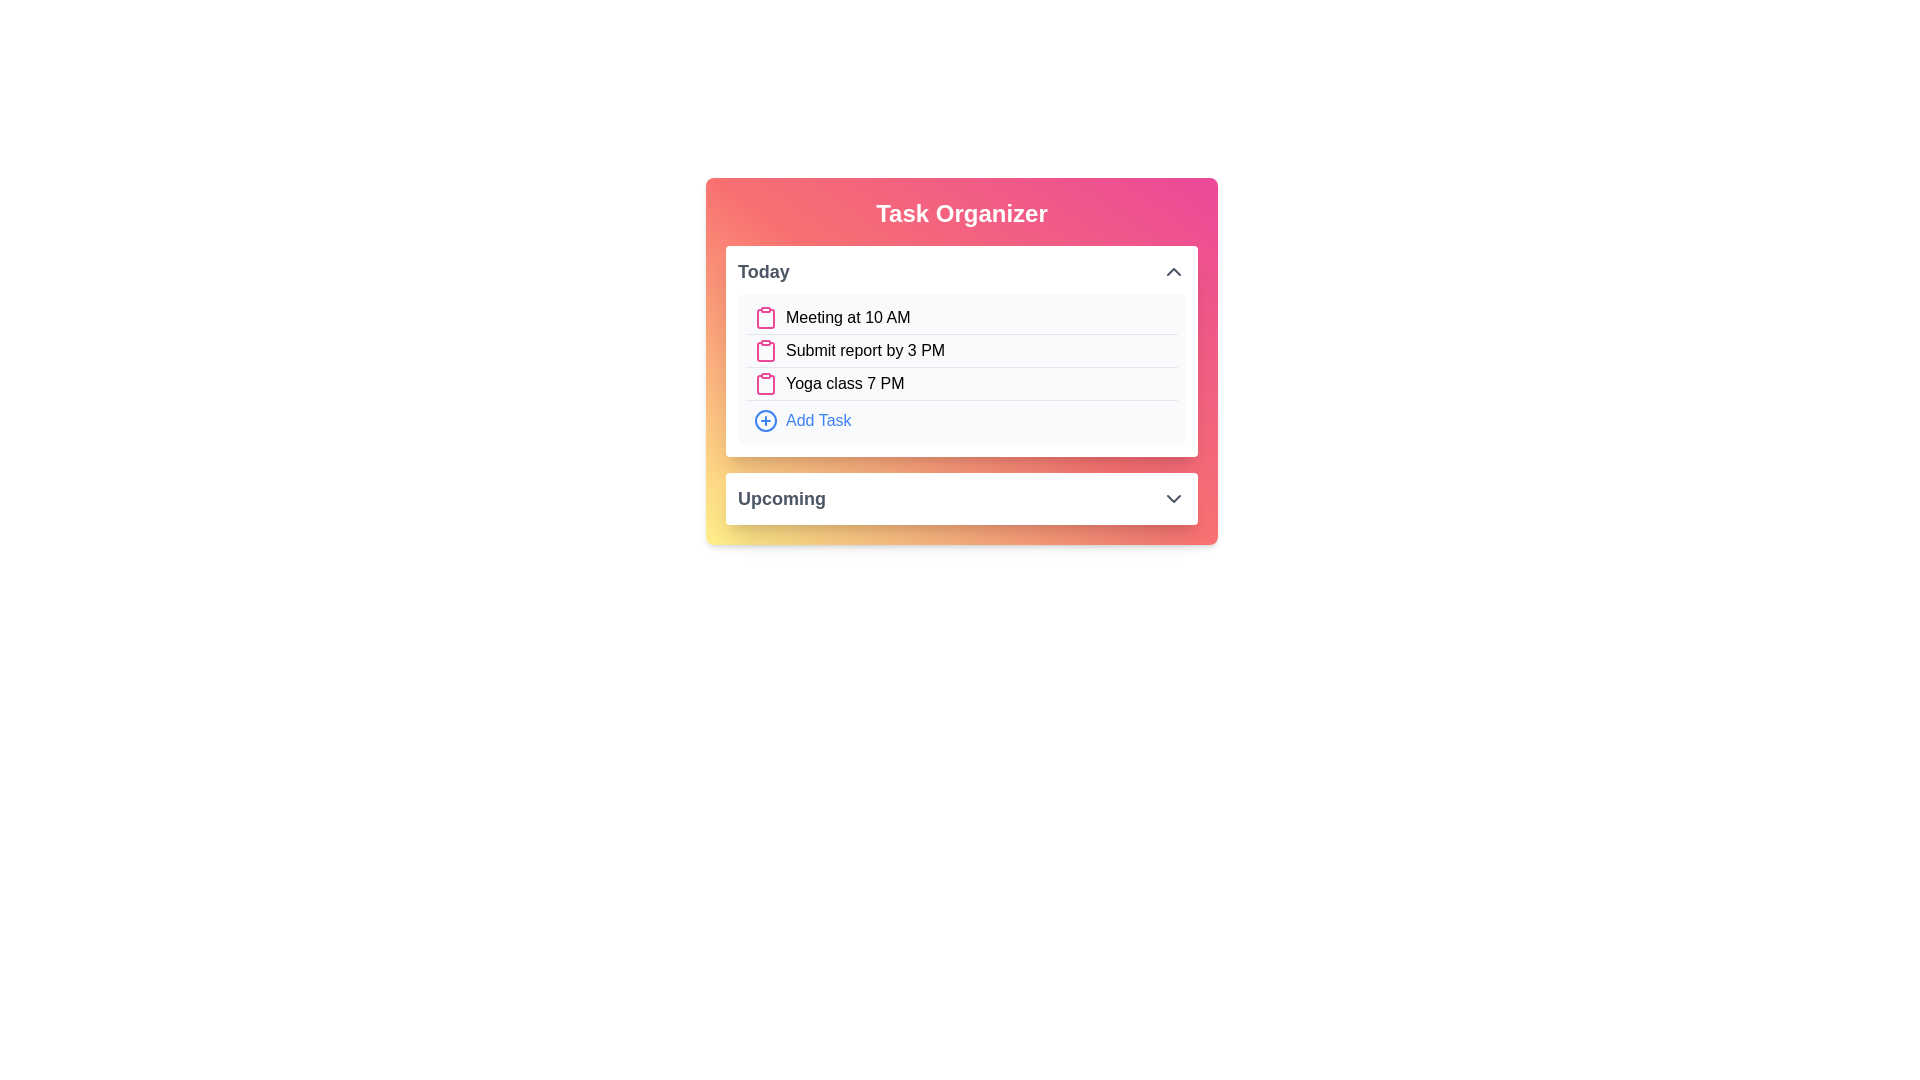  I want to click on the pink clipboard icon located to the left of the 'Meeting at 10 AM' text in the first task item under the 'Today' heading, so click(765, 316).